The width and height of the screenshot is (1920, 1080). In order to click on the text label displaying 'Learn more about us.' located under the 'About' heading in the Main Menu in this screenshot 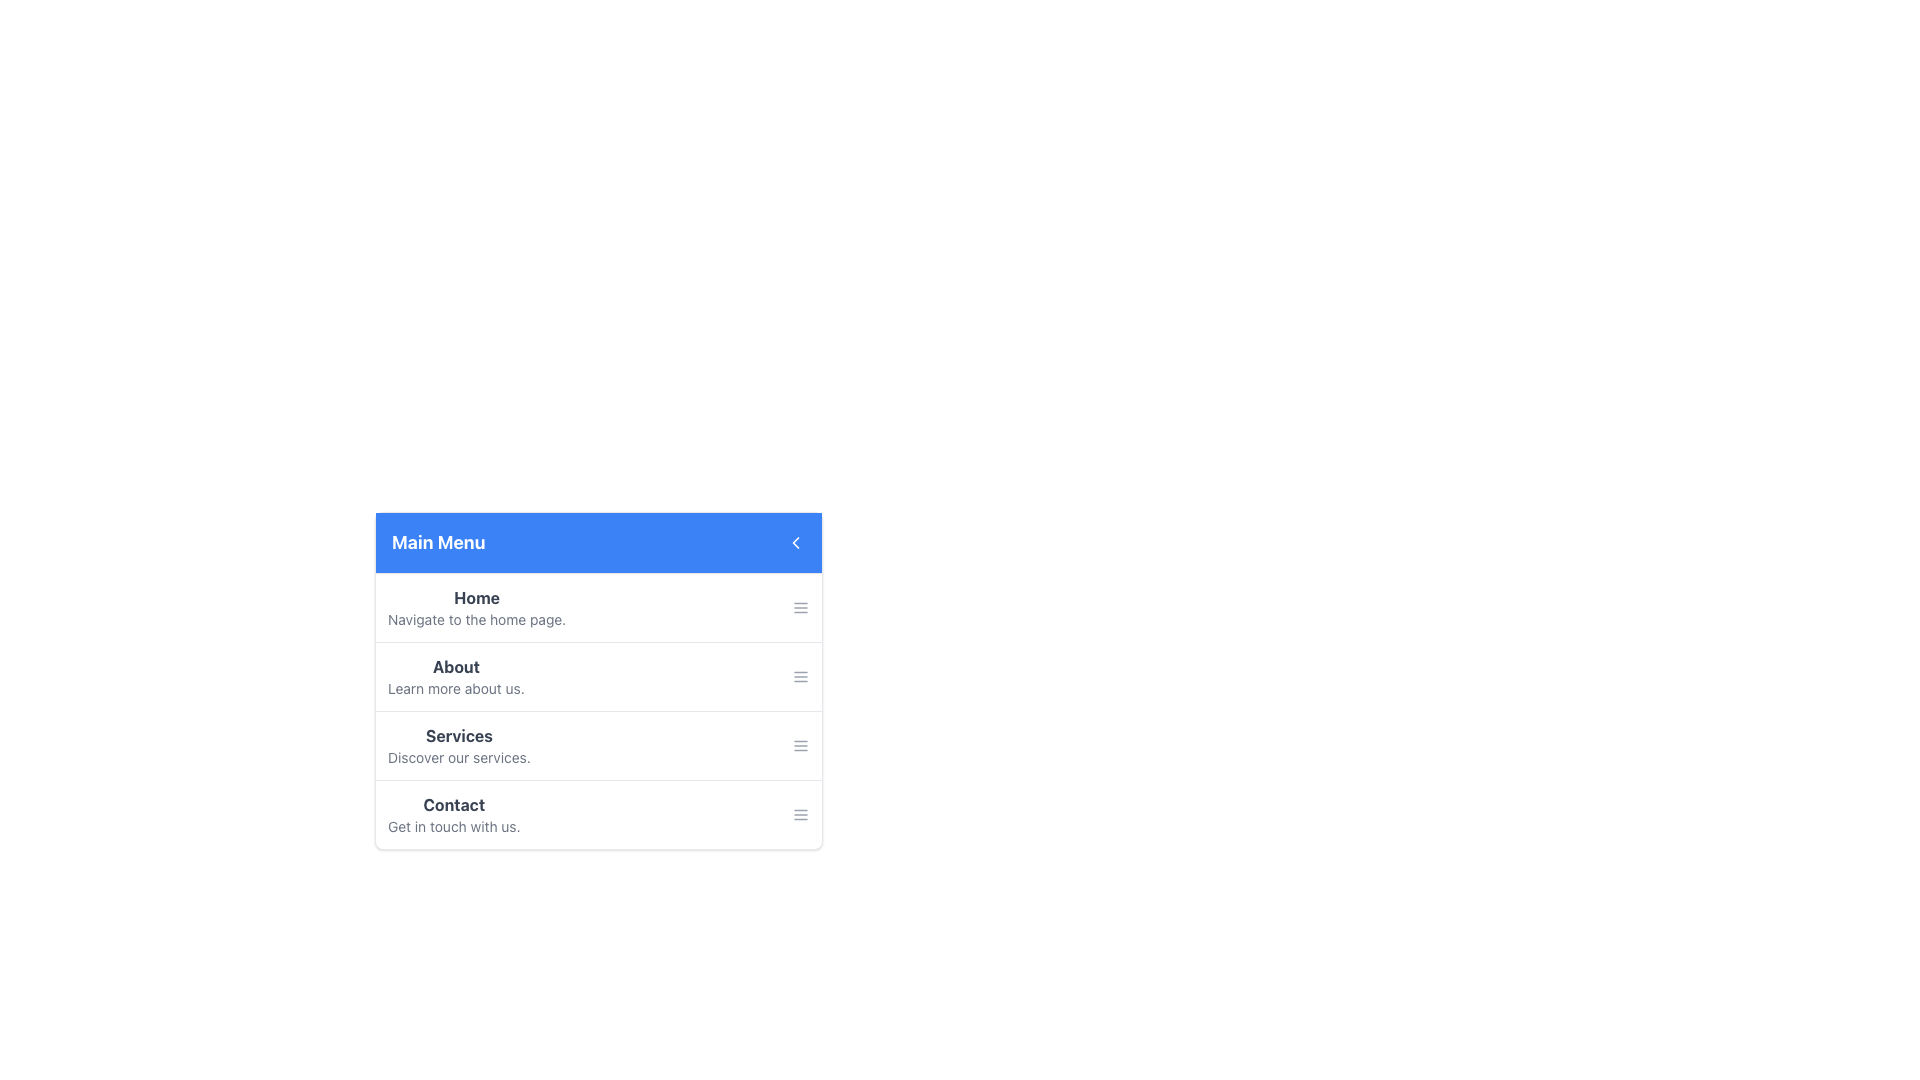, I will do `click(455, 688)`.